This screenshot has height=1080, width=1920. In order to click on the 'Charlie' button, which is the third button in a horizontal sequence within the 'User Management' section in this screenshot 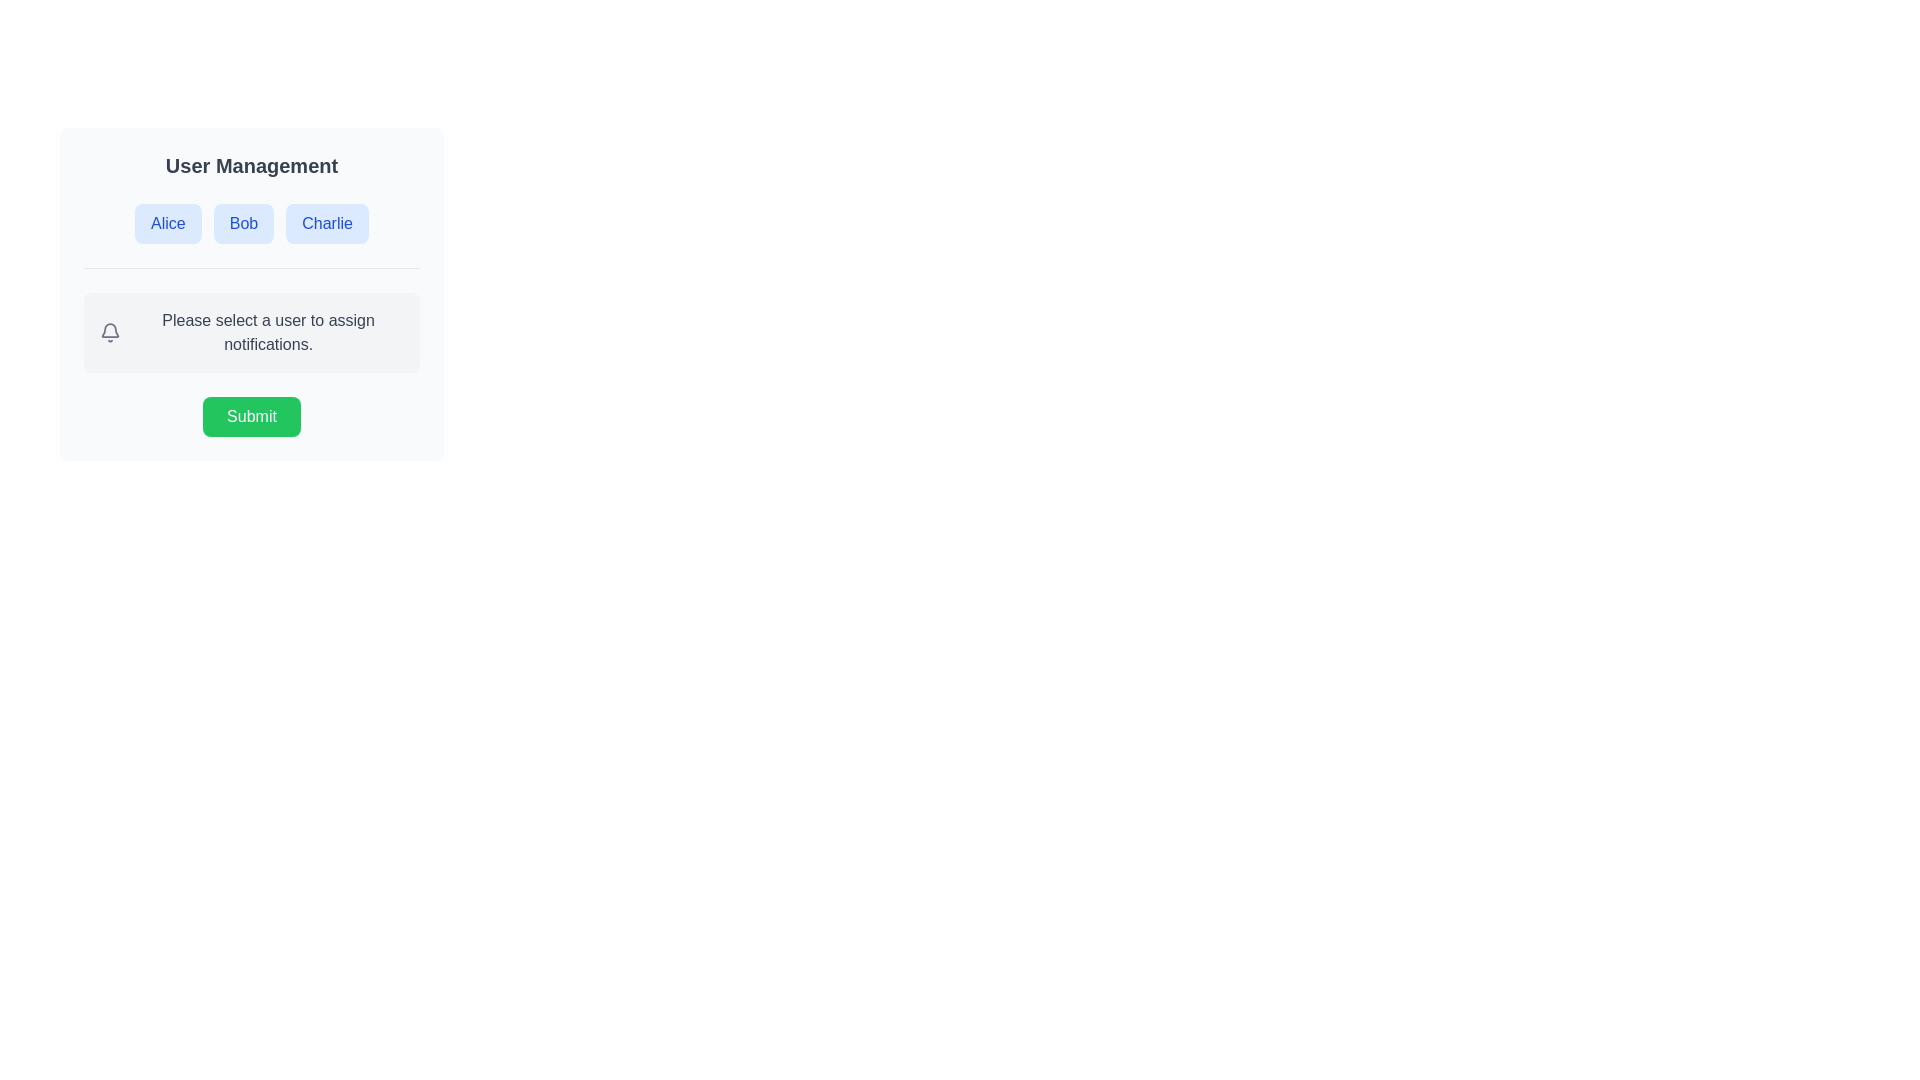, I will do `click(327, 223)`.